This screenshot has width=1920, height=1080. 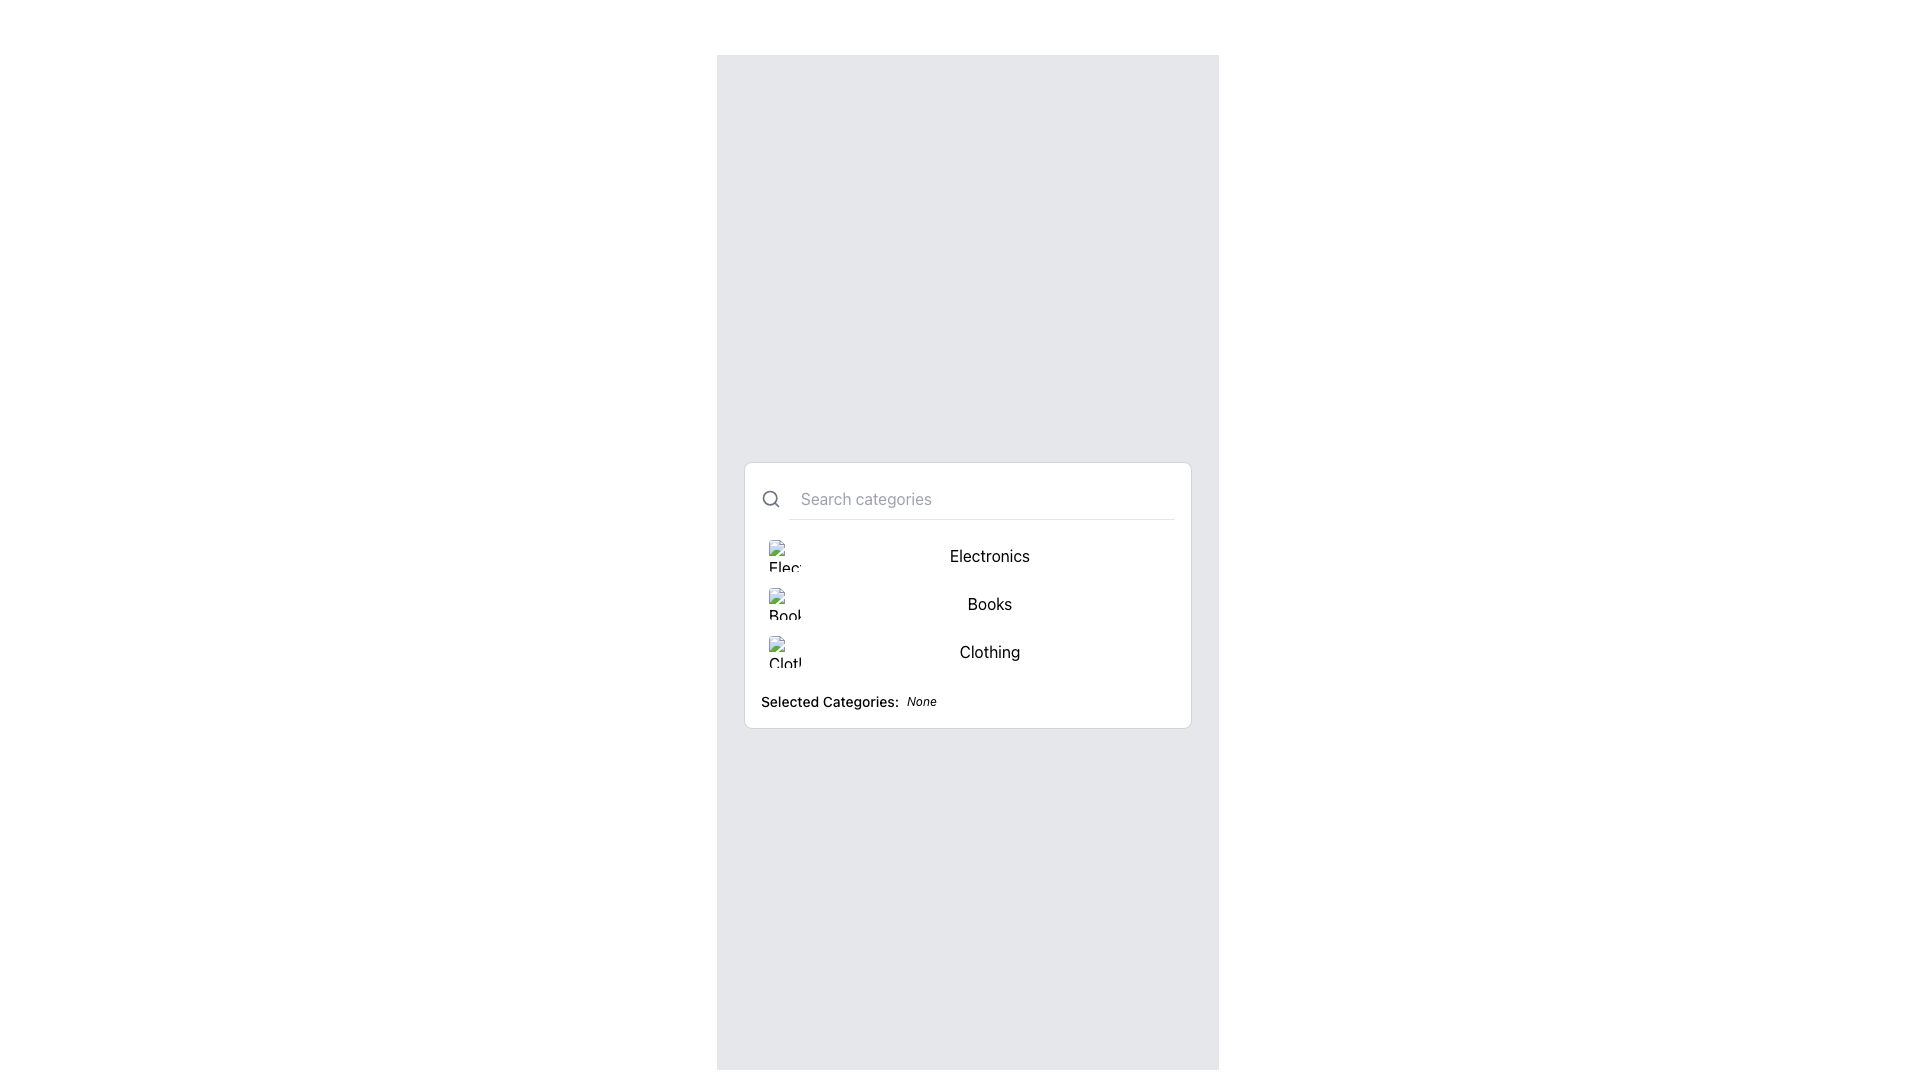 What do you see at coordinates (769, 497) in the screenshot?
I see `the circle element of the search icon, which is a decorative part of the SVG component located in the top-left side of the search input field` at bounding box center [769, 497].